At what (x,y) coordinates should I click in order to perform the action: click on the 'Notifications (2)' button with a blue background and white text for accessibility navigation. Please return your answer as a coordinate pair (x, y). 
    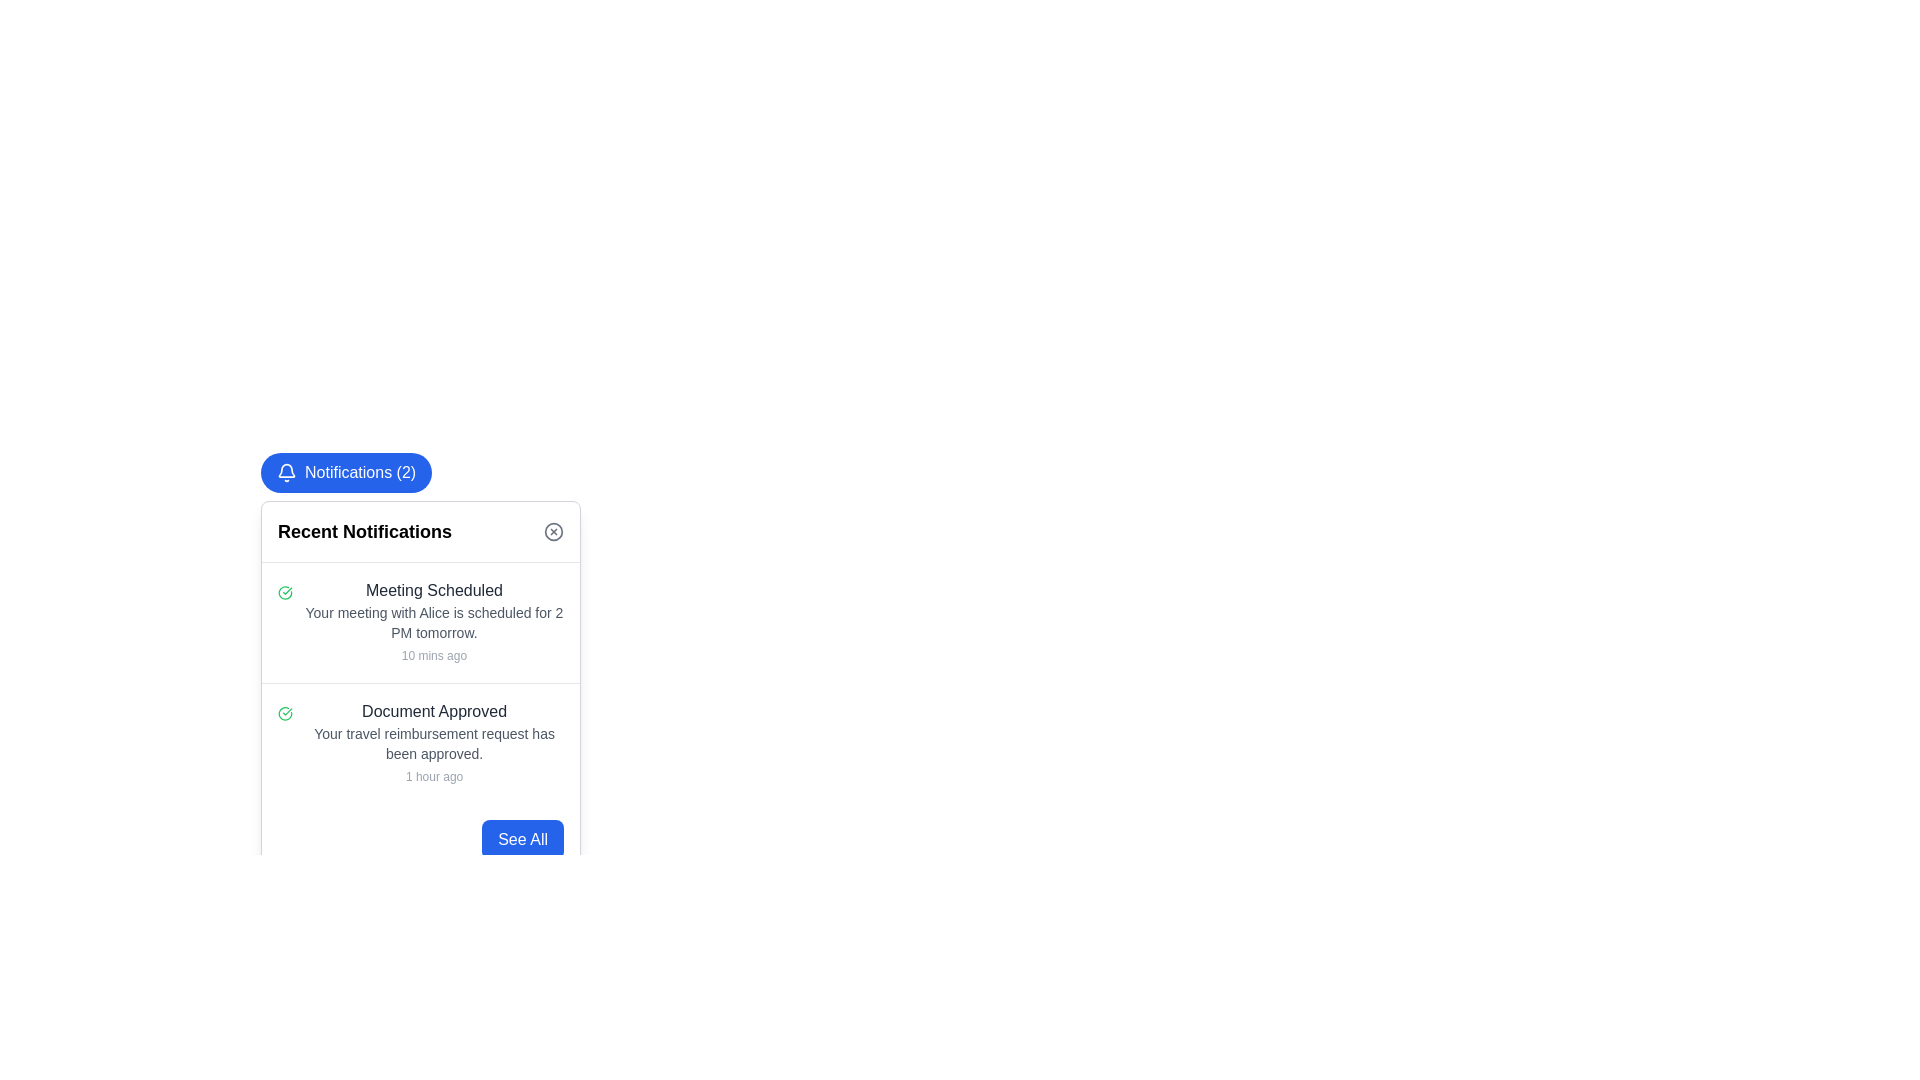
    Looking at the image, I should click on (346, 473).